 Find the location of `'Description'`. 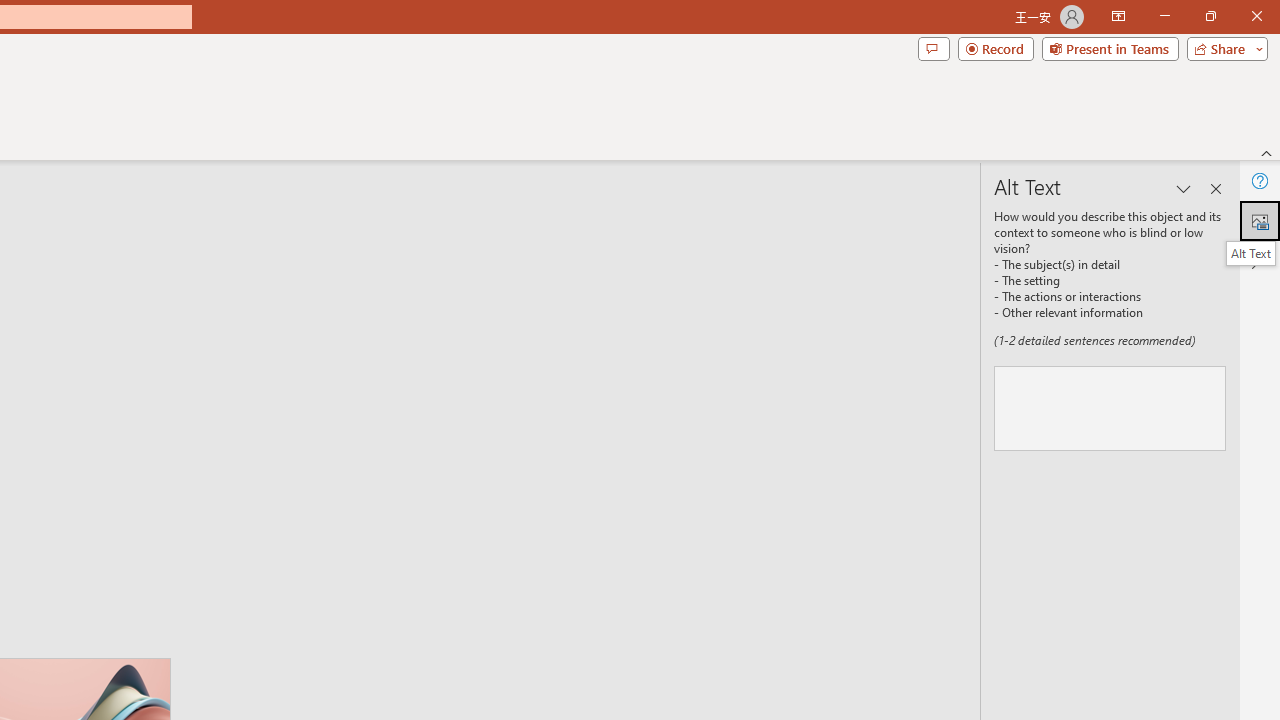

'Description' is located at coordinates (1109, 407).